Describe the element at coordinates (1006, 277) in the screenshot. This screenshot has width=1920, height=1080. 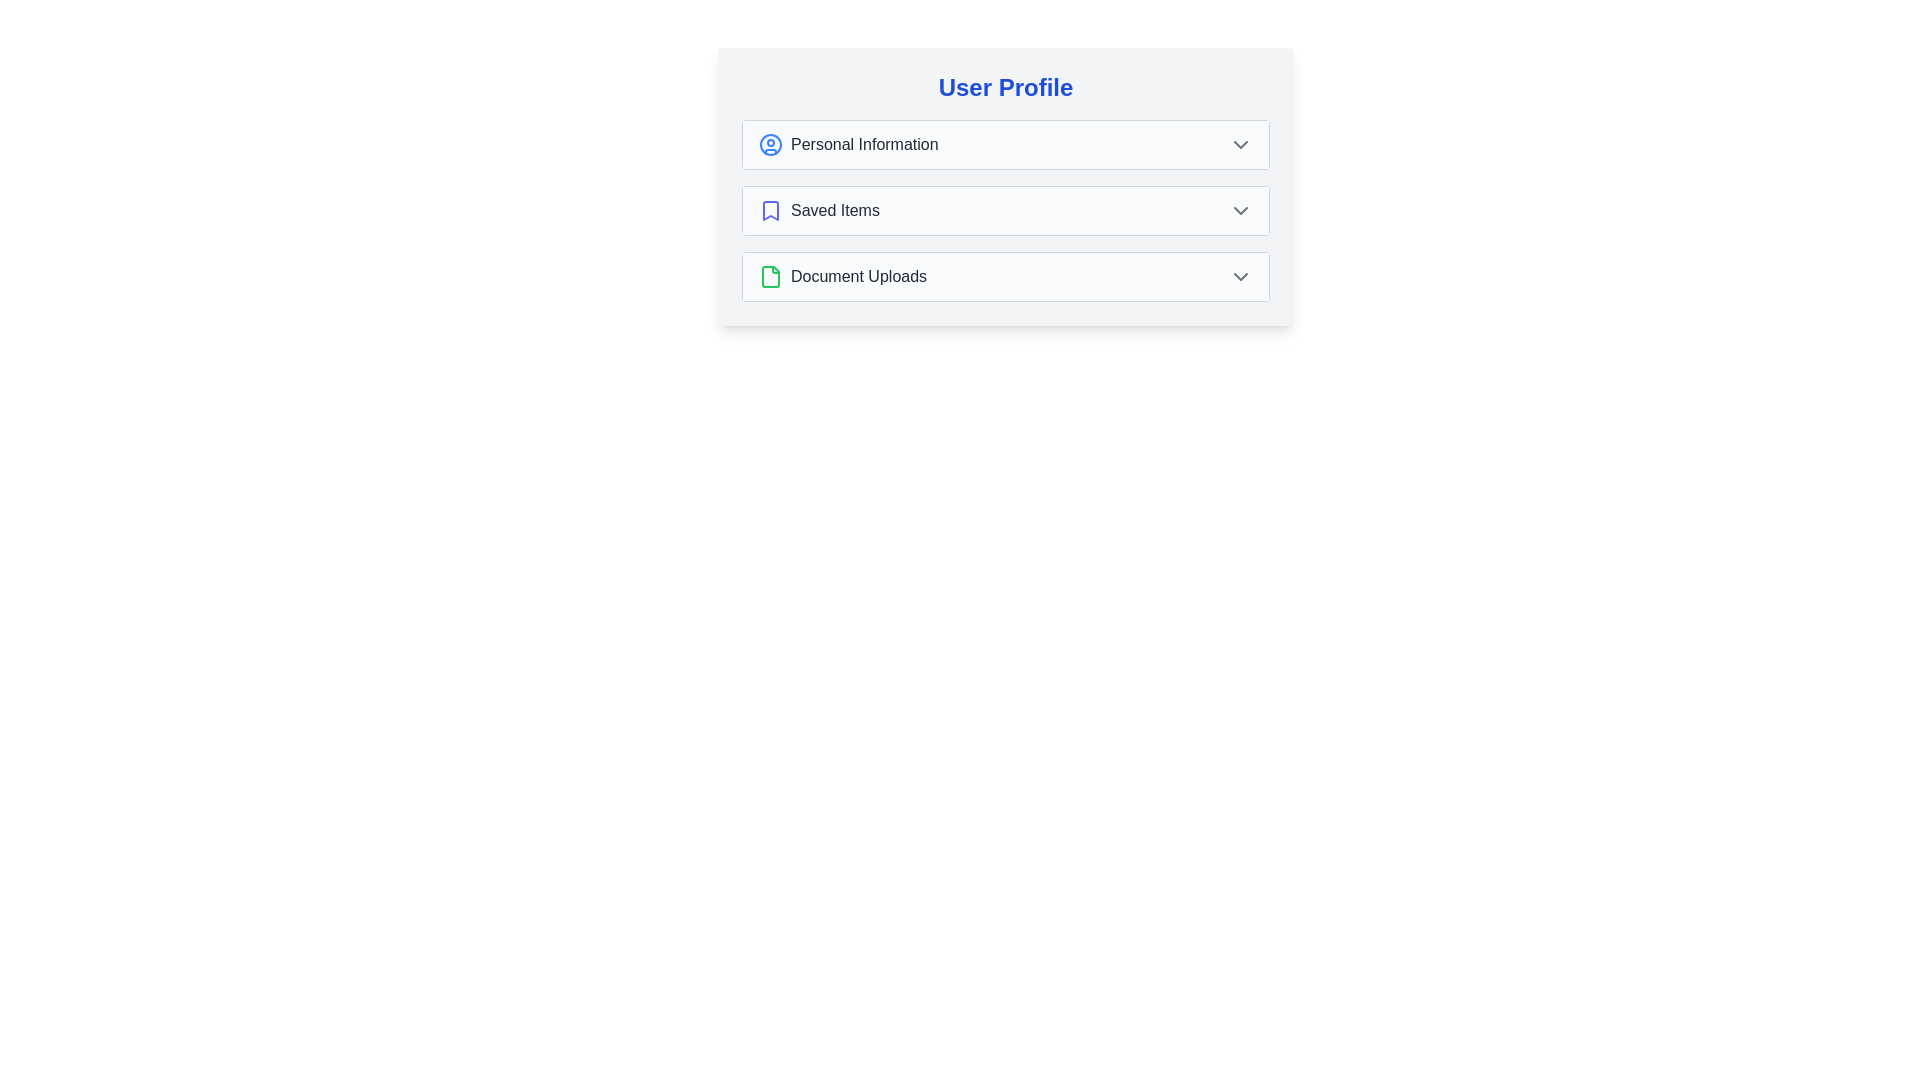
I see `the collapsible menu item for 'Document Uploads'` at that location.